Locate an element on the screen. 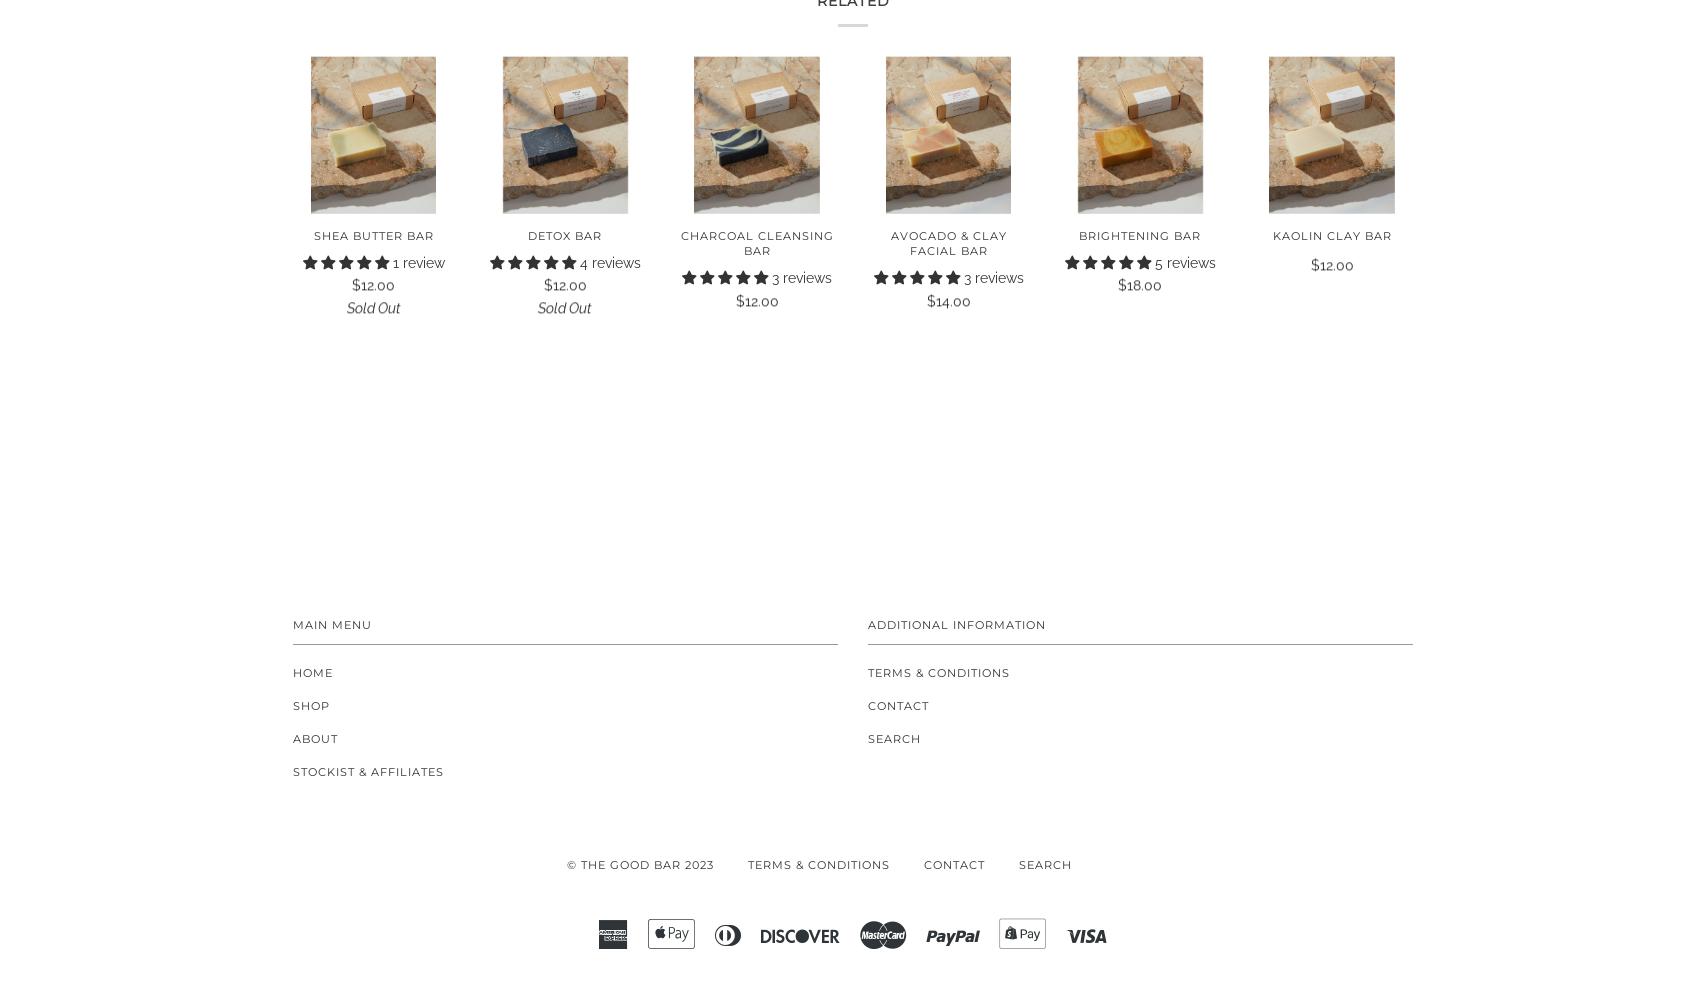 Image resolution: width=1706 pixels, height=982 pixels. 'Additional Information' is located at coordinates (957, 624).